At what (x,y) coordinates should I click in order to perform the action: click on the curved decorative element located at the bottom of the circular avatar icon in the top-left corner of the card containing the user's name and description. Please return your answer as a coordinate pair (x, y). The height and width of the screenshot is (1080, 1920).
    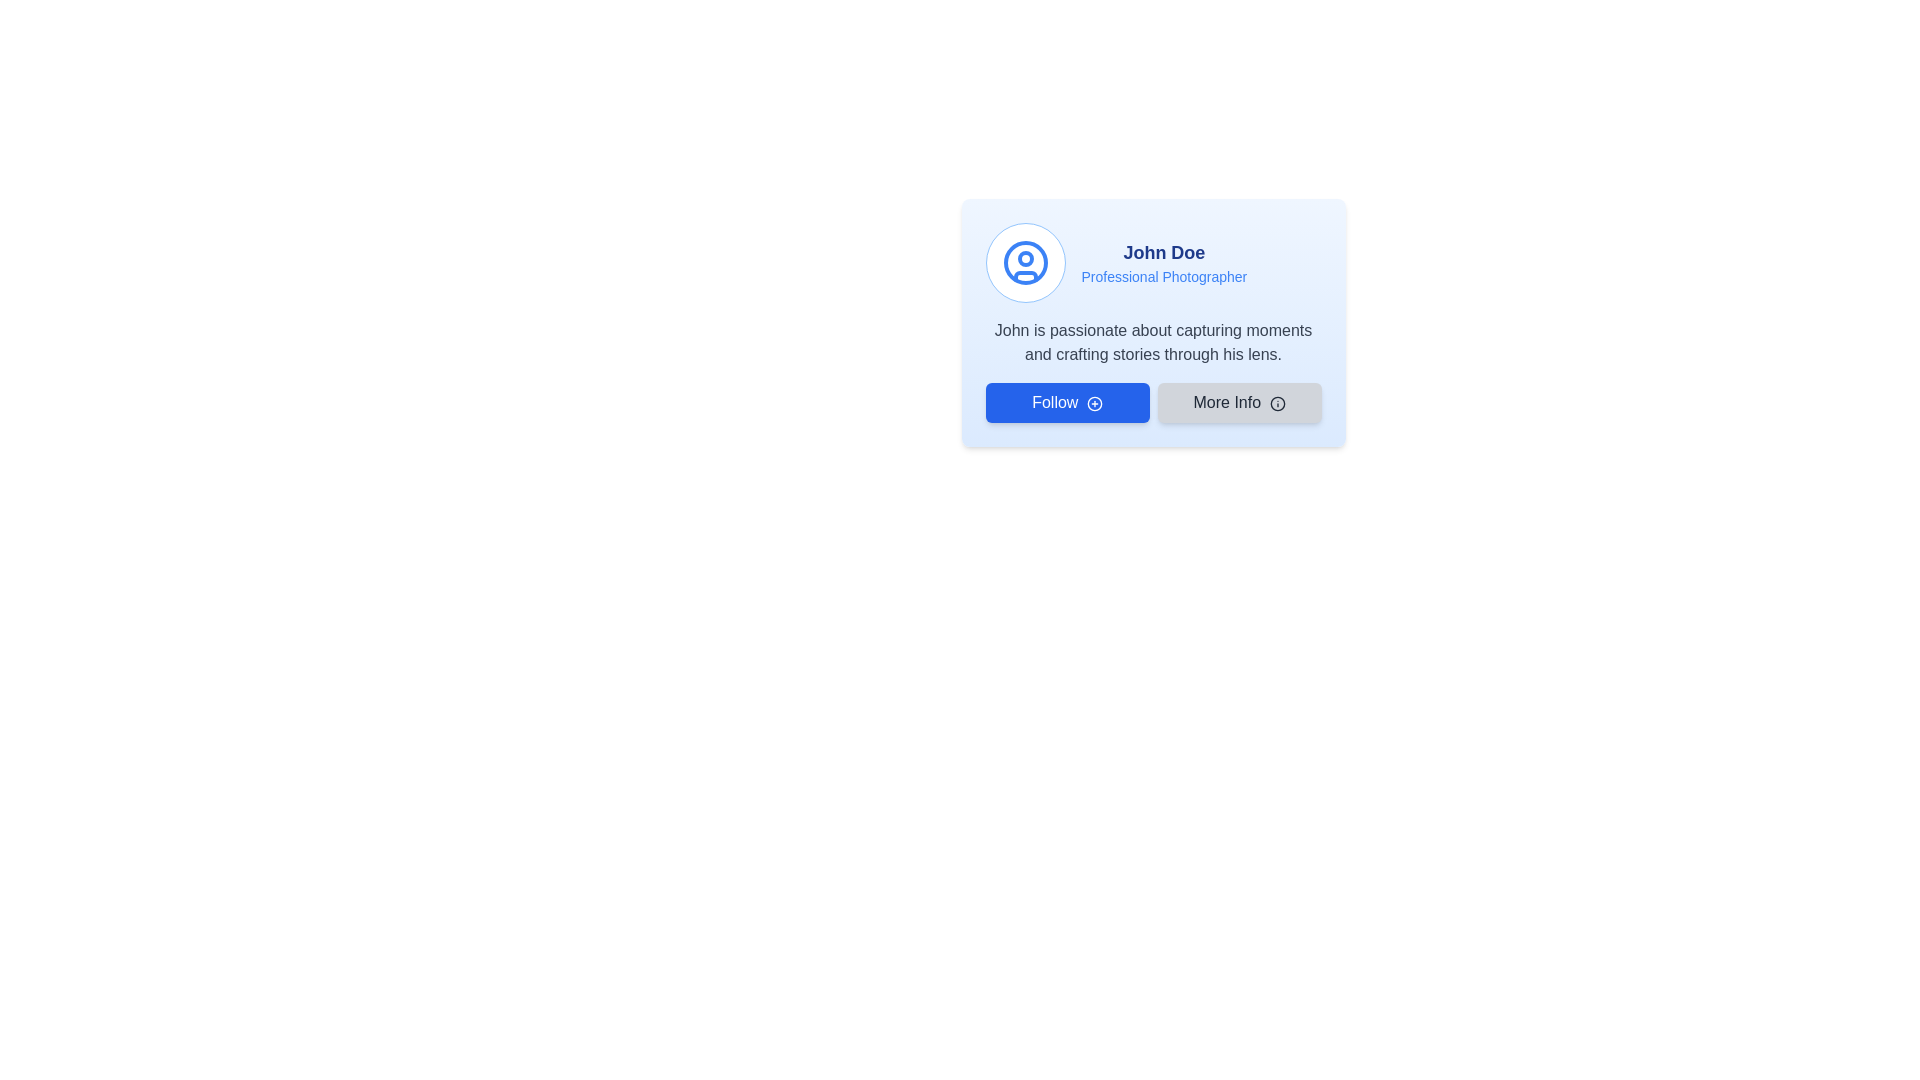
    Looking at the image, I should click on (1025, 276).